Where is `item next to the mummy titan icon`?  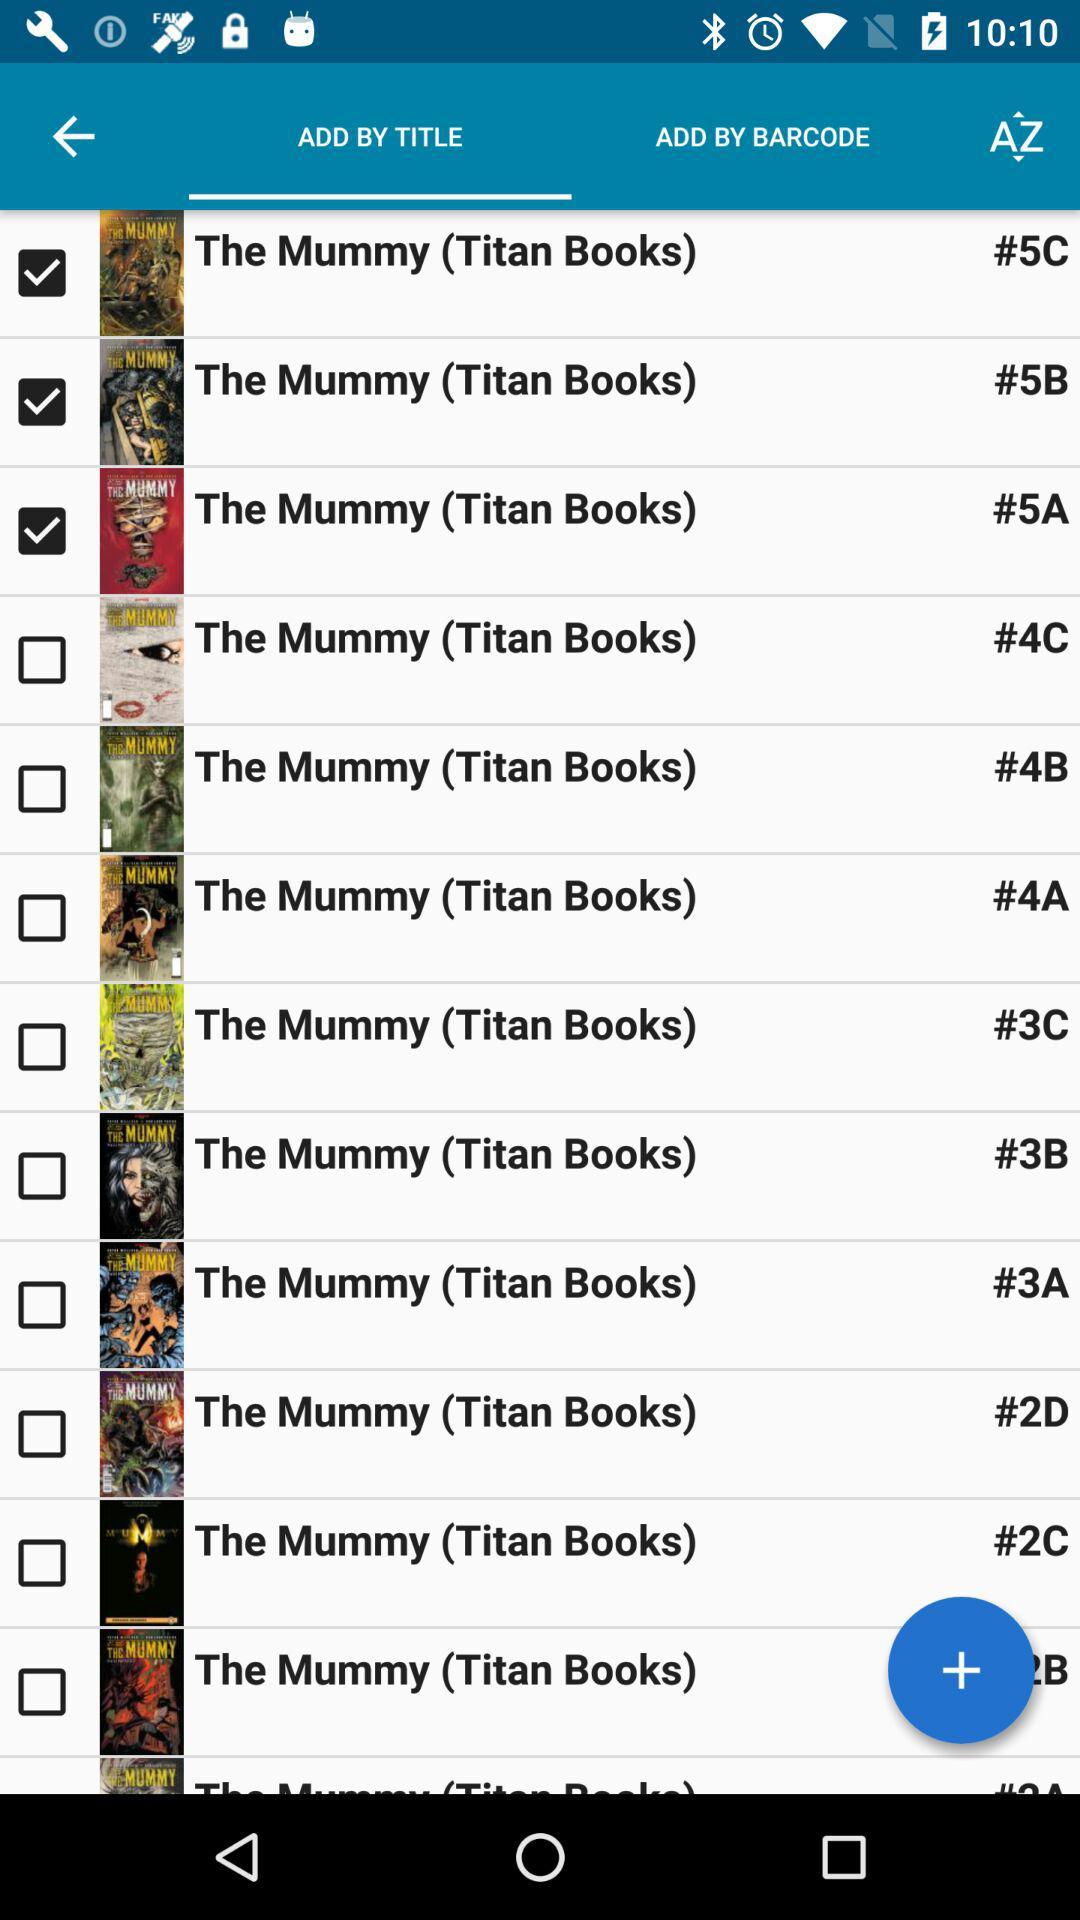 item next to the mummy titan icon is located at coordinates (1031, 378).